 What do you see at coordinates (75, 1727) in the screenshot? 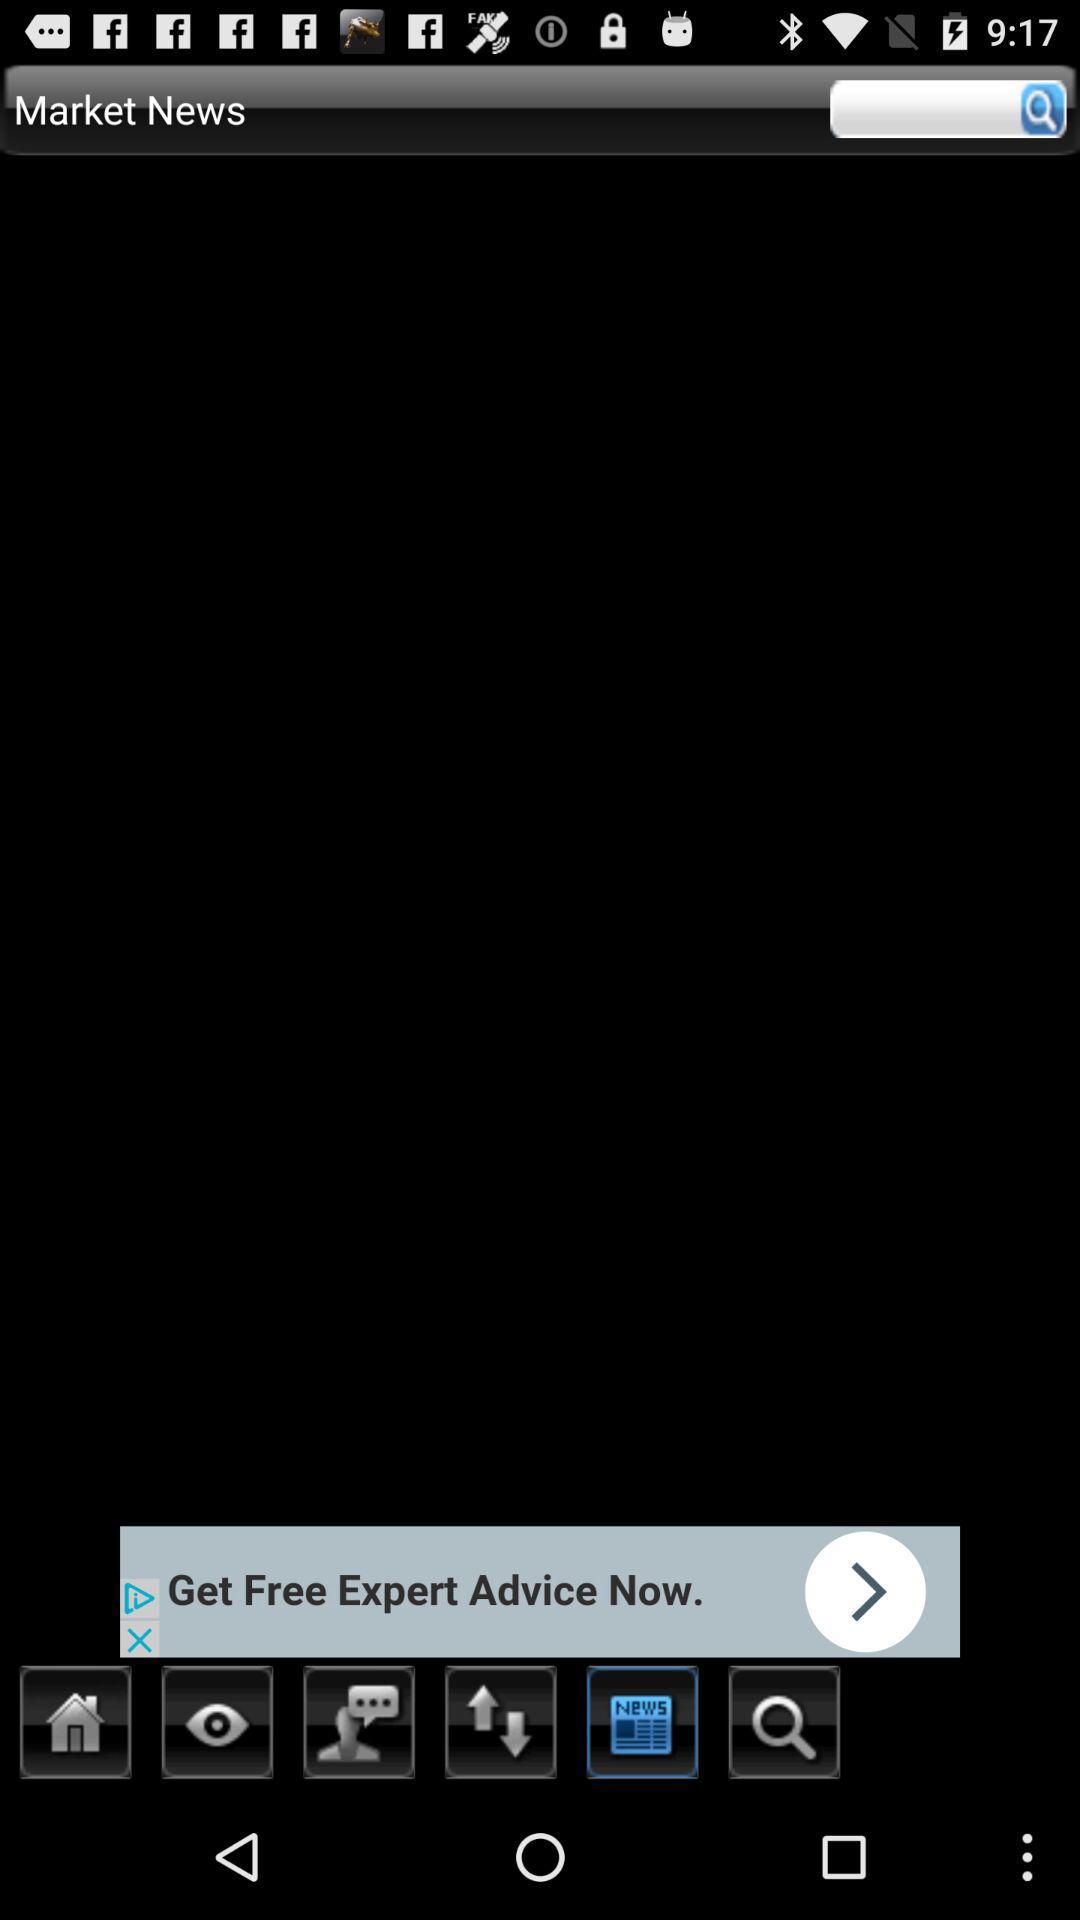
I see `home` at bounding box center [75, 1727].